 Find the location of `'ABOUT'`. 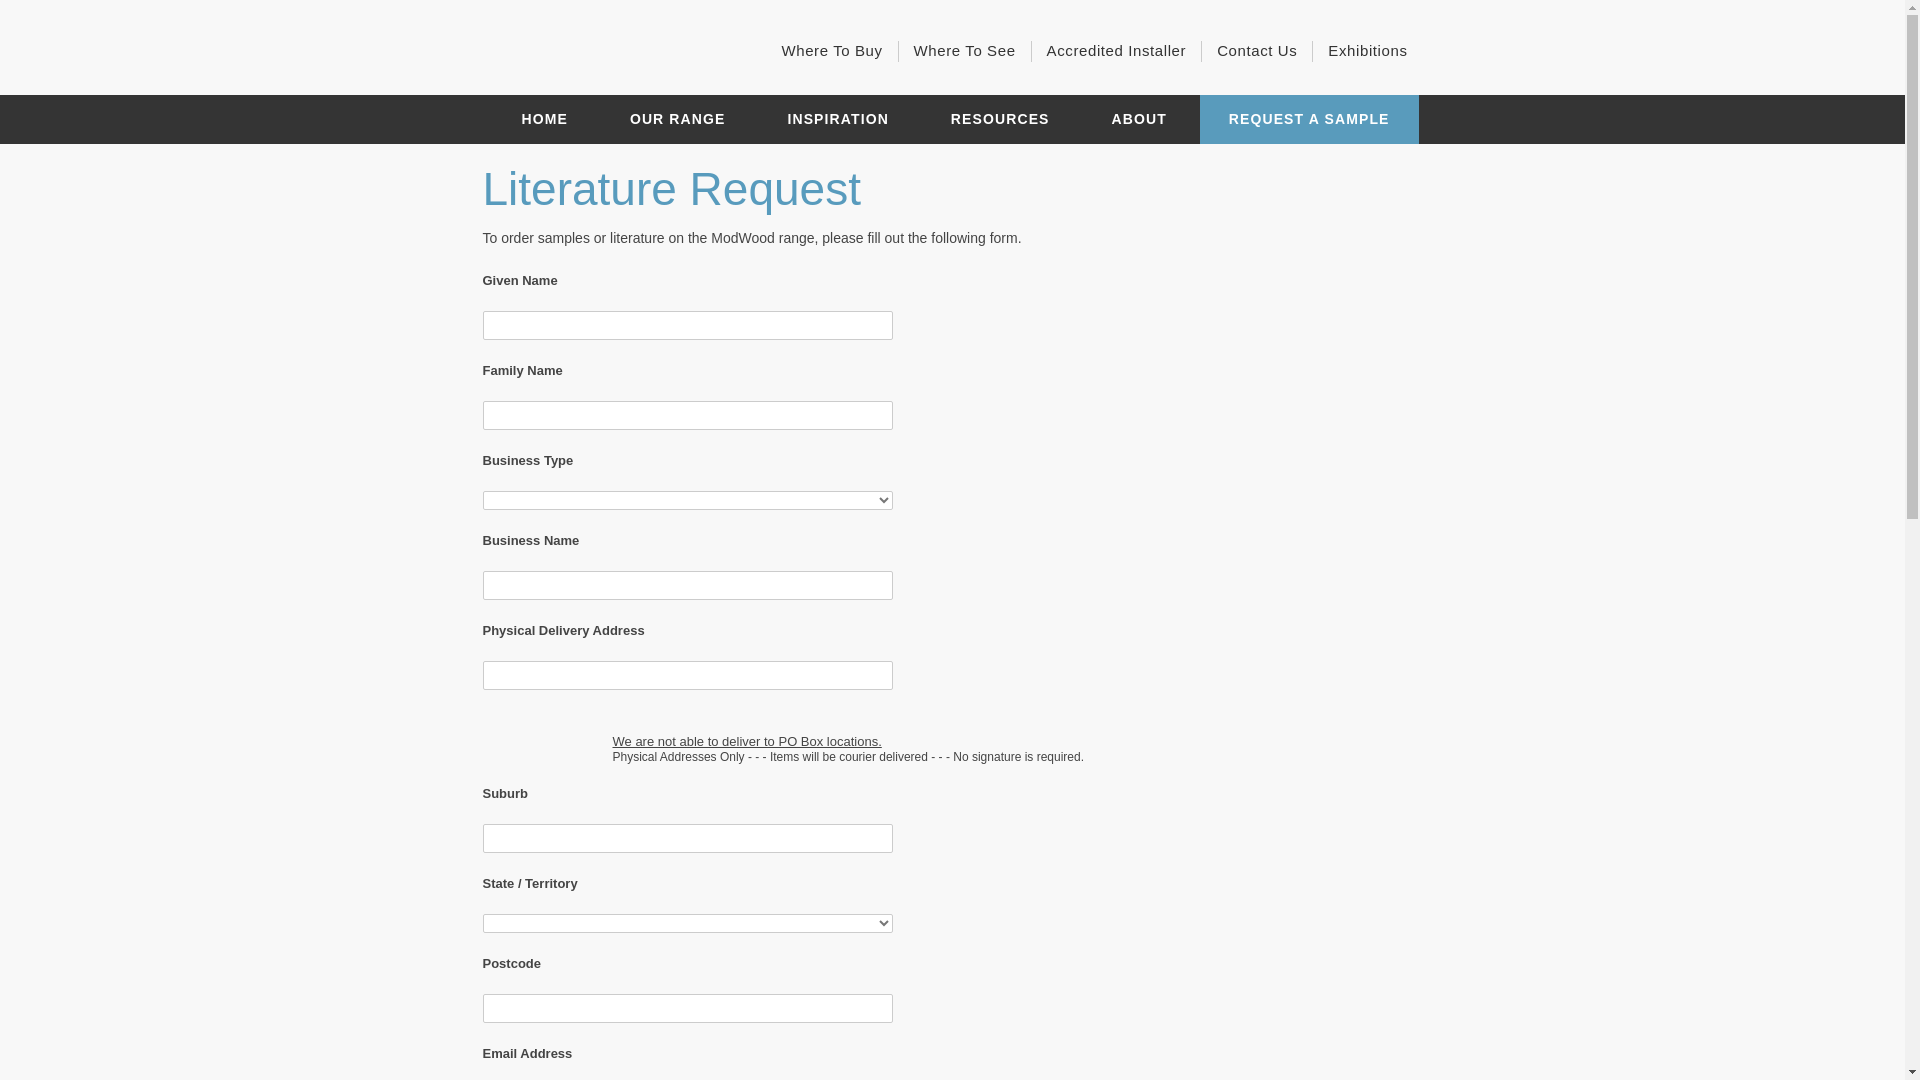

'ABOUT' is located at coordinates (1138, 119).